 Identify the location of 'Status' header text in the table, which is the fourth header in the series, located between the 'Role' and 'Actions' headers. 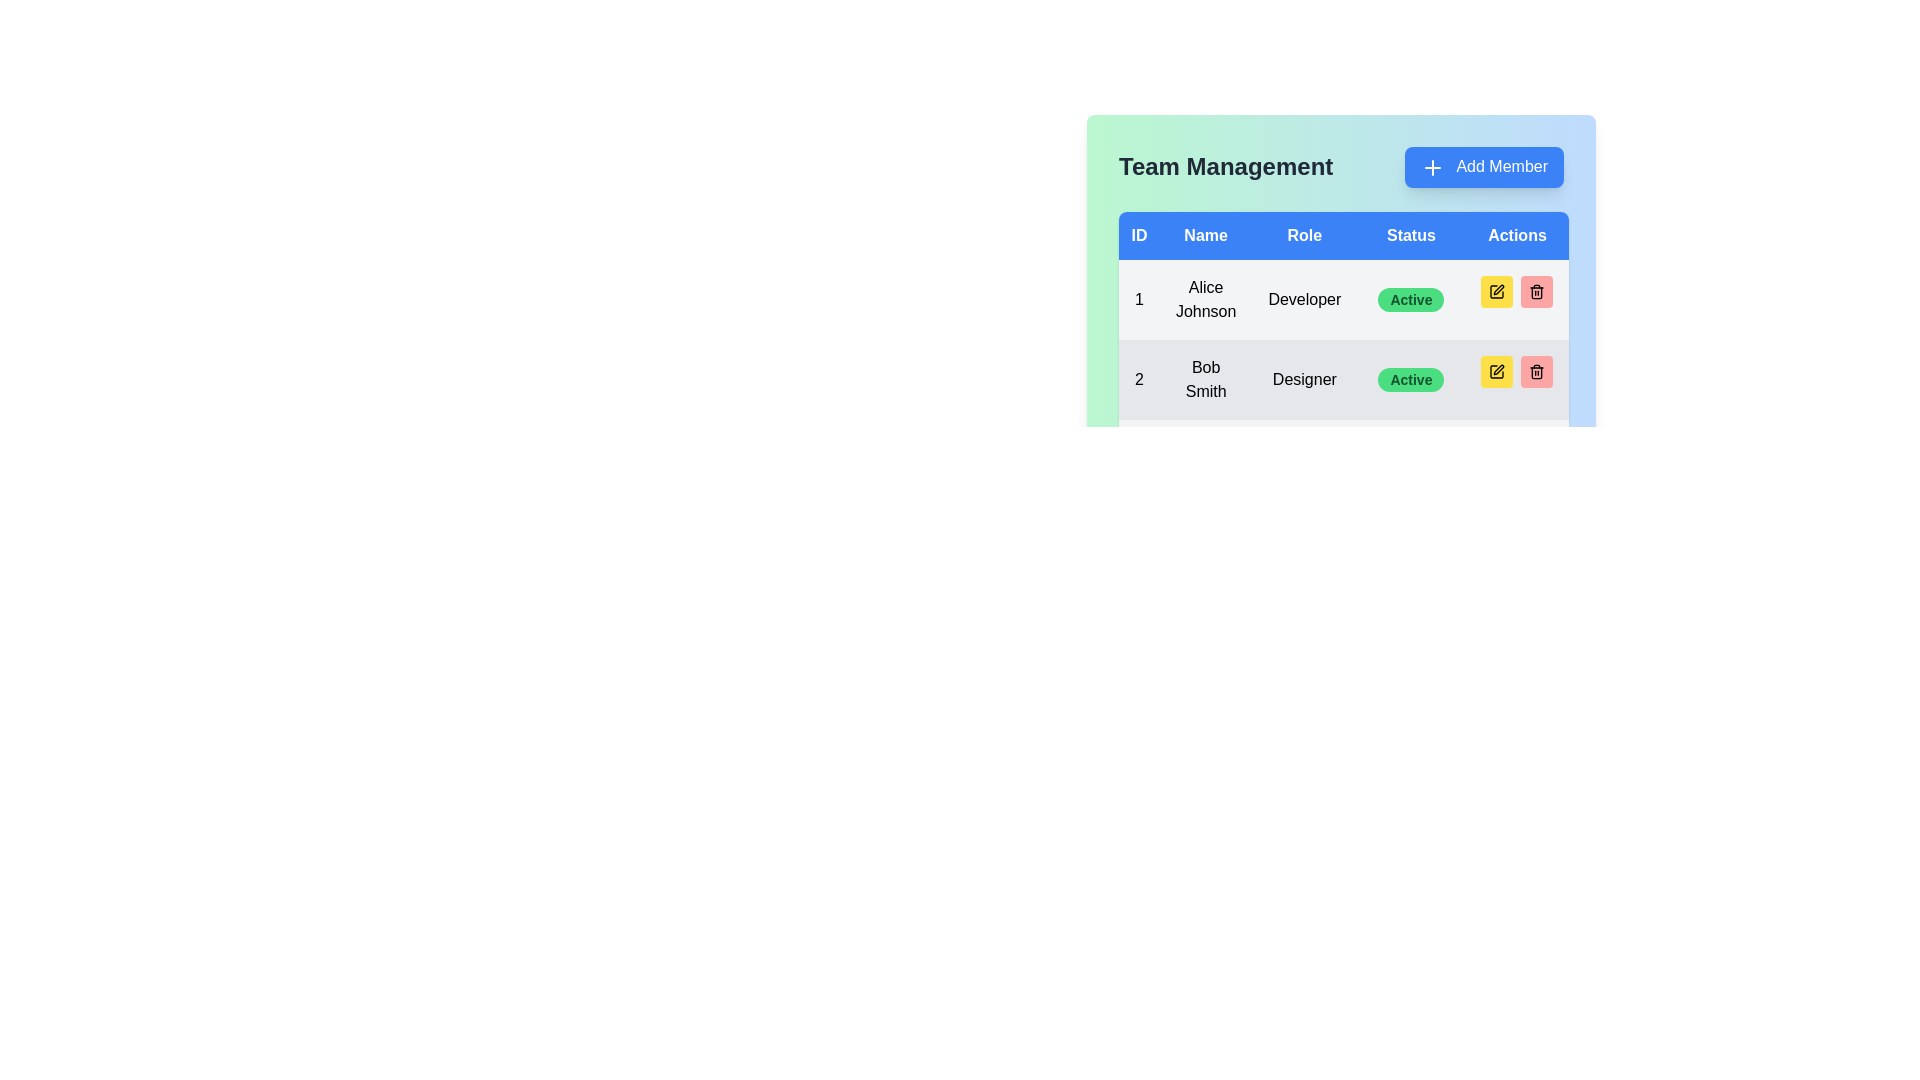
(1410, 234).